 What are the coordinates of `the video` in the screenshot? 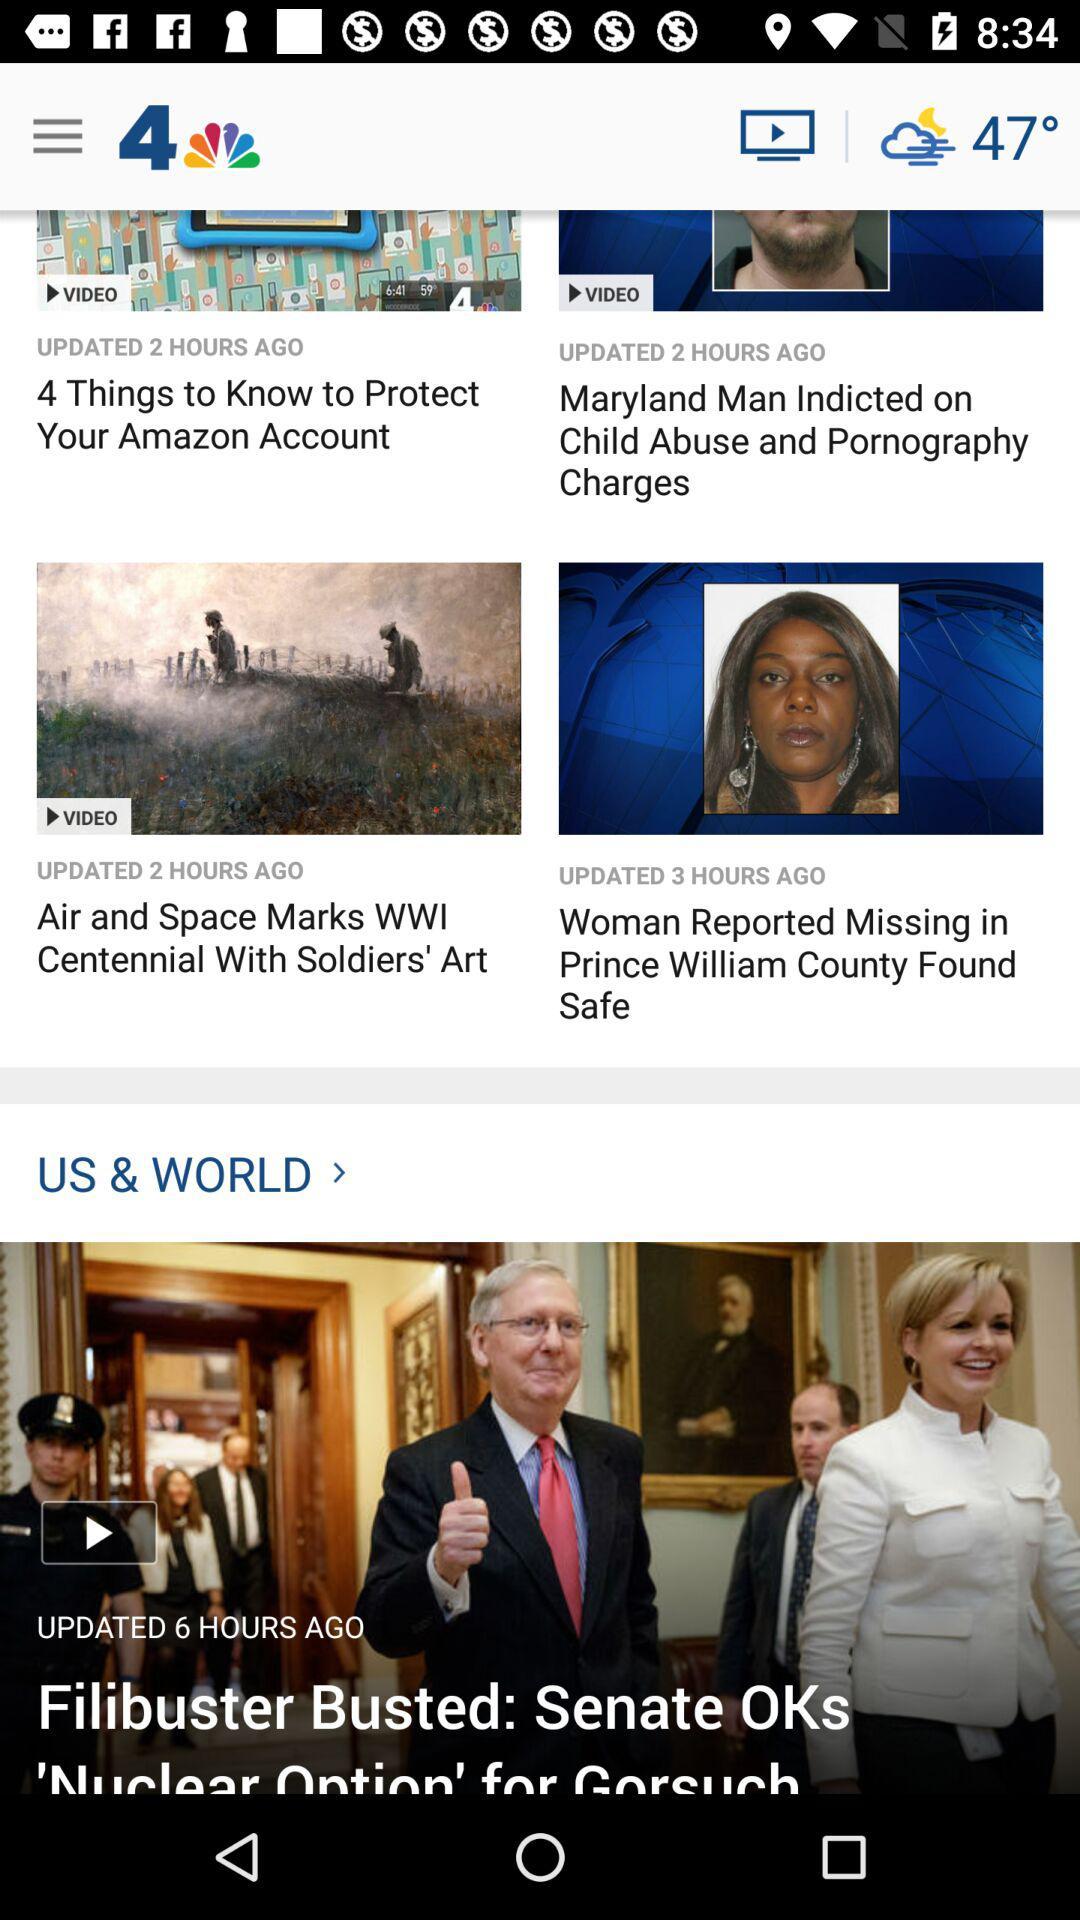 It's located at (278, 698).